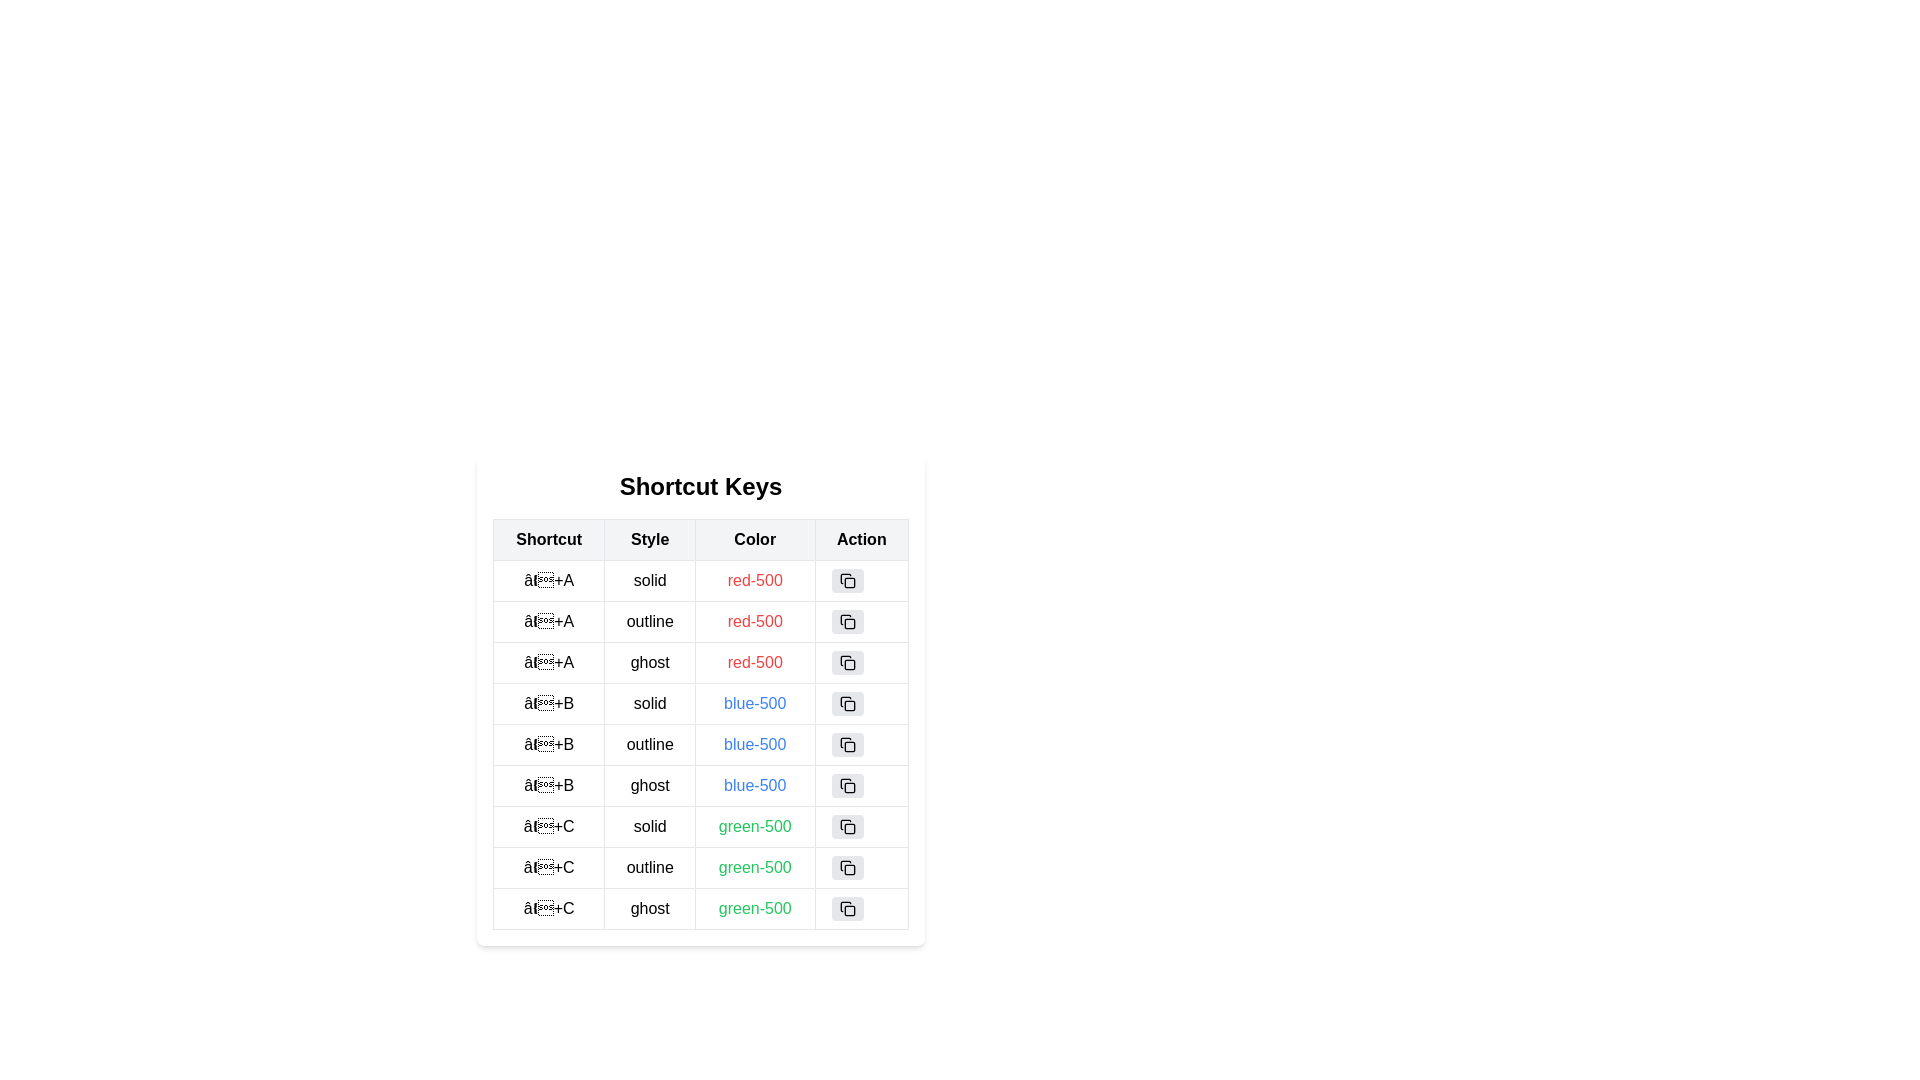 The height and width of the screenshot is (1080, 1920). What do you see at coordinates (847, 785) in the screenshot?
I see `the copy button represented by two overlapping squares icon, located in the bottom-right corner of the 'ghost' button in the 'blue-500' row under the 'Action' column` at bounding box center [847, 785].